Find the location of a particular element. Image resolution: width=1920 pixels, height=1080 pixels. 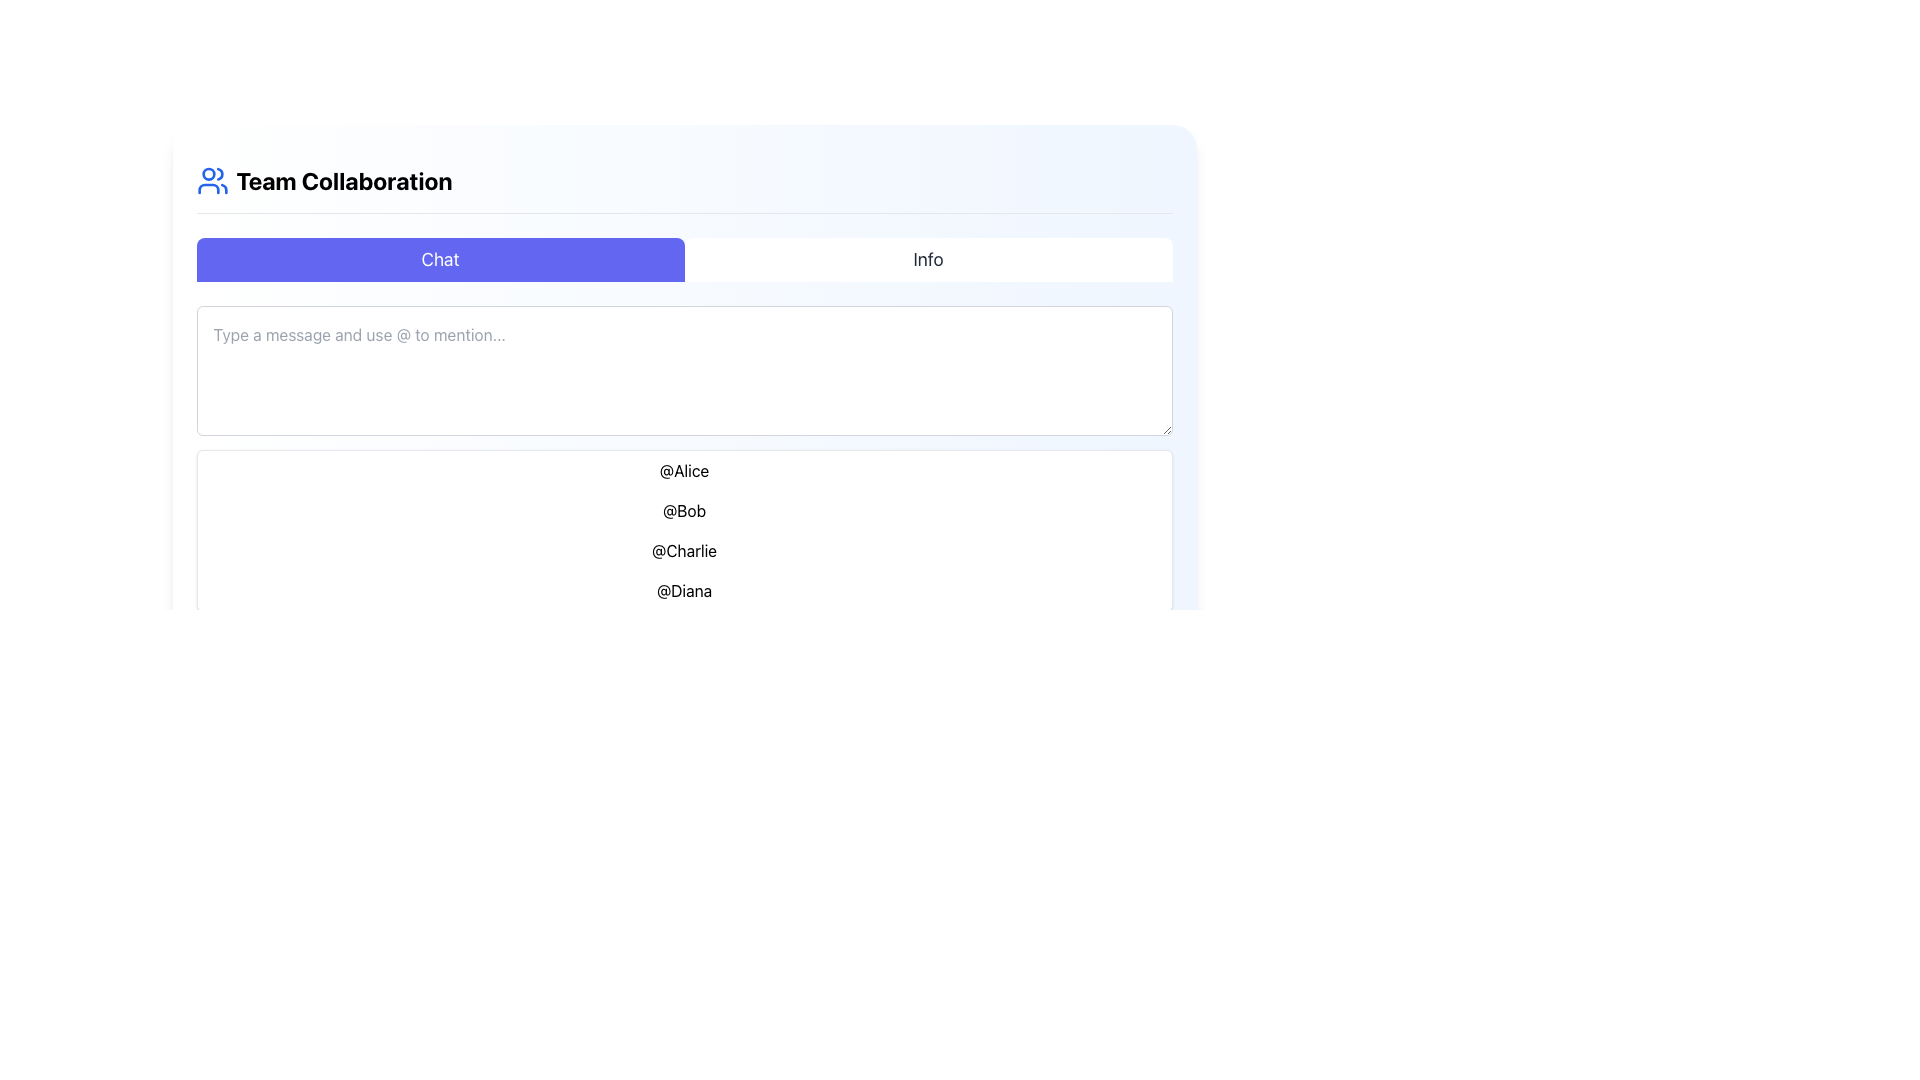

the text label element displaying '@Diana' is located at coordinates (684, 589).